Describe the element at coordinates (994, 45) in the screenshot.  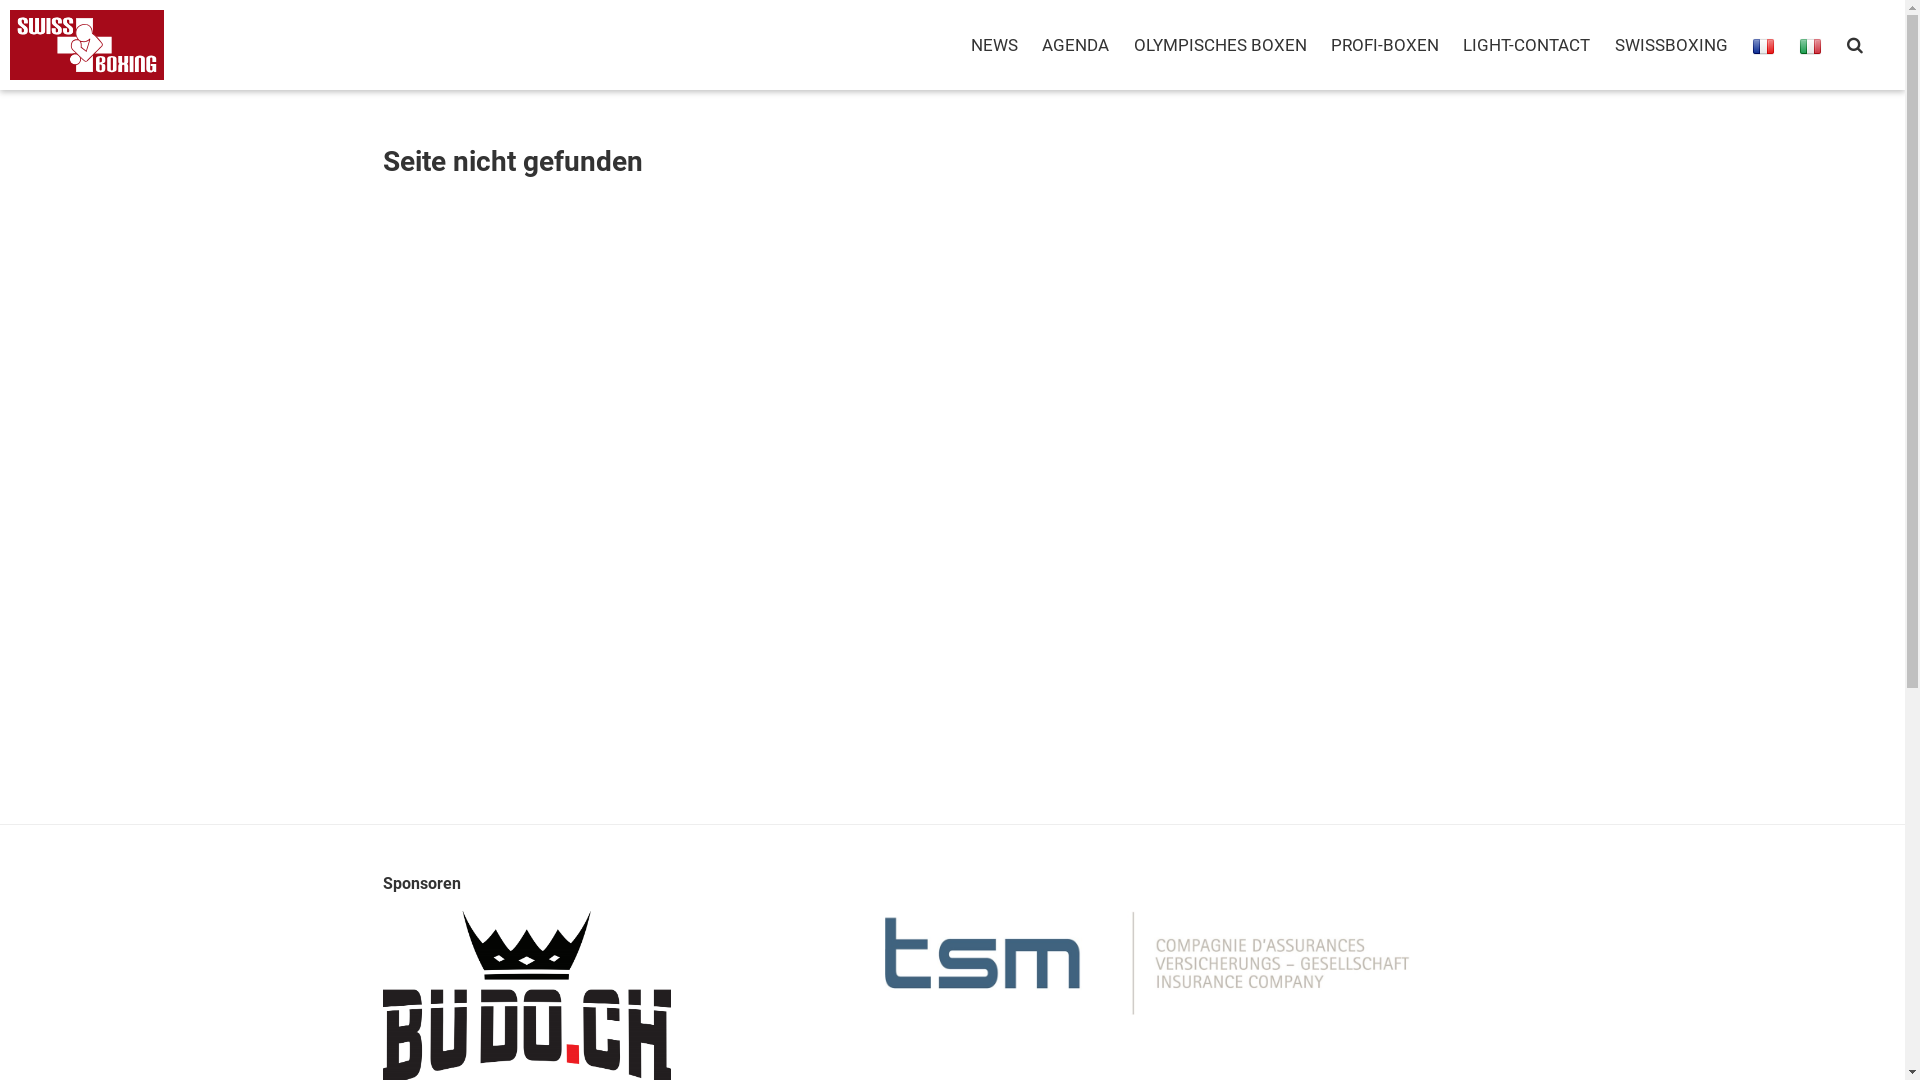
I see `'NEWS'` at that location.